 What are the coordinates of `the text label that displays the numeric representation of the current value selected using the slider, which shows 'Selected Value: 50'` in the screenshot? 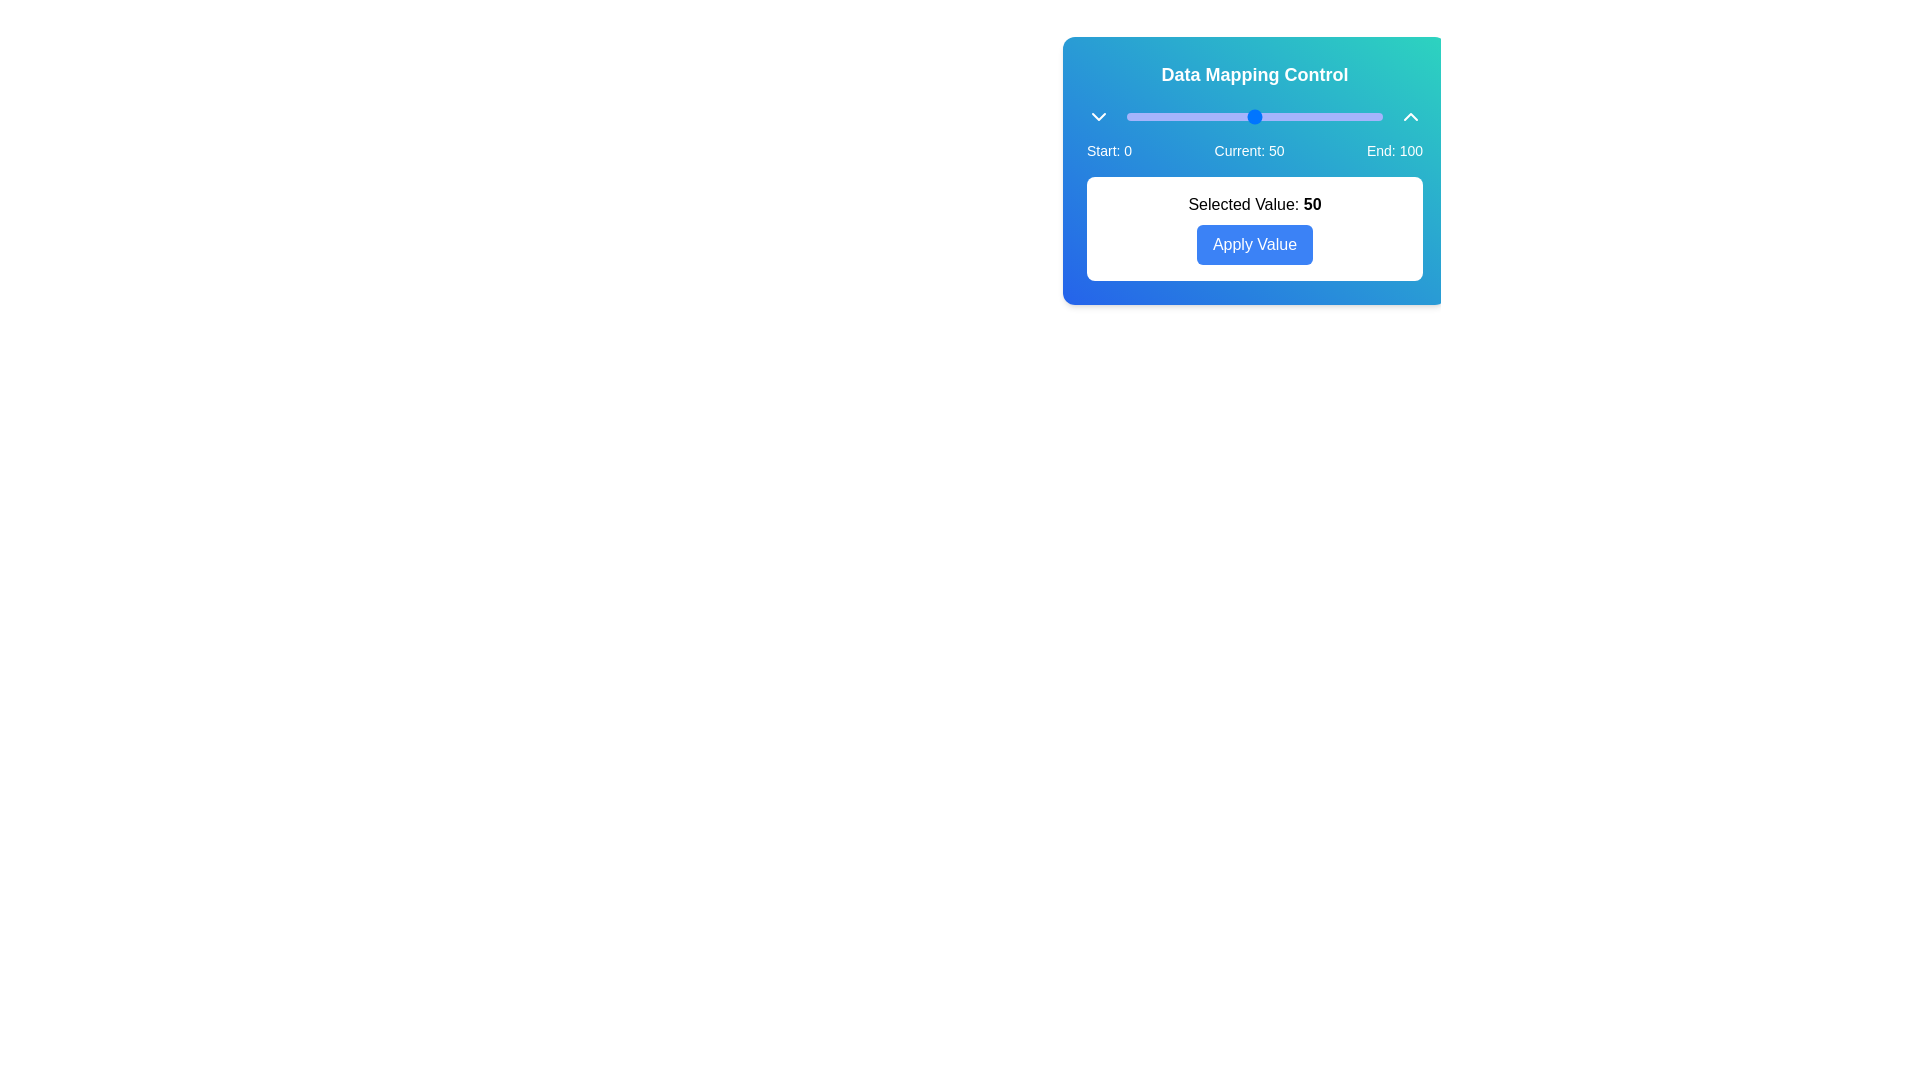 It's located at (1312, 204).